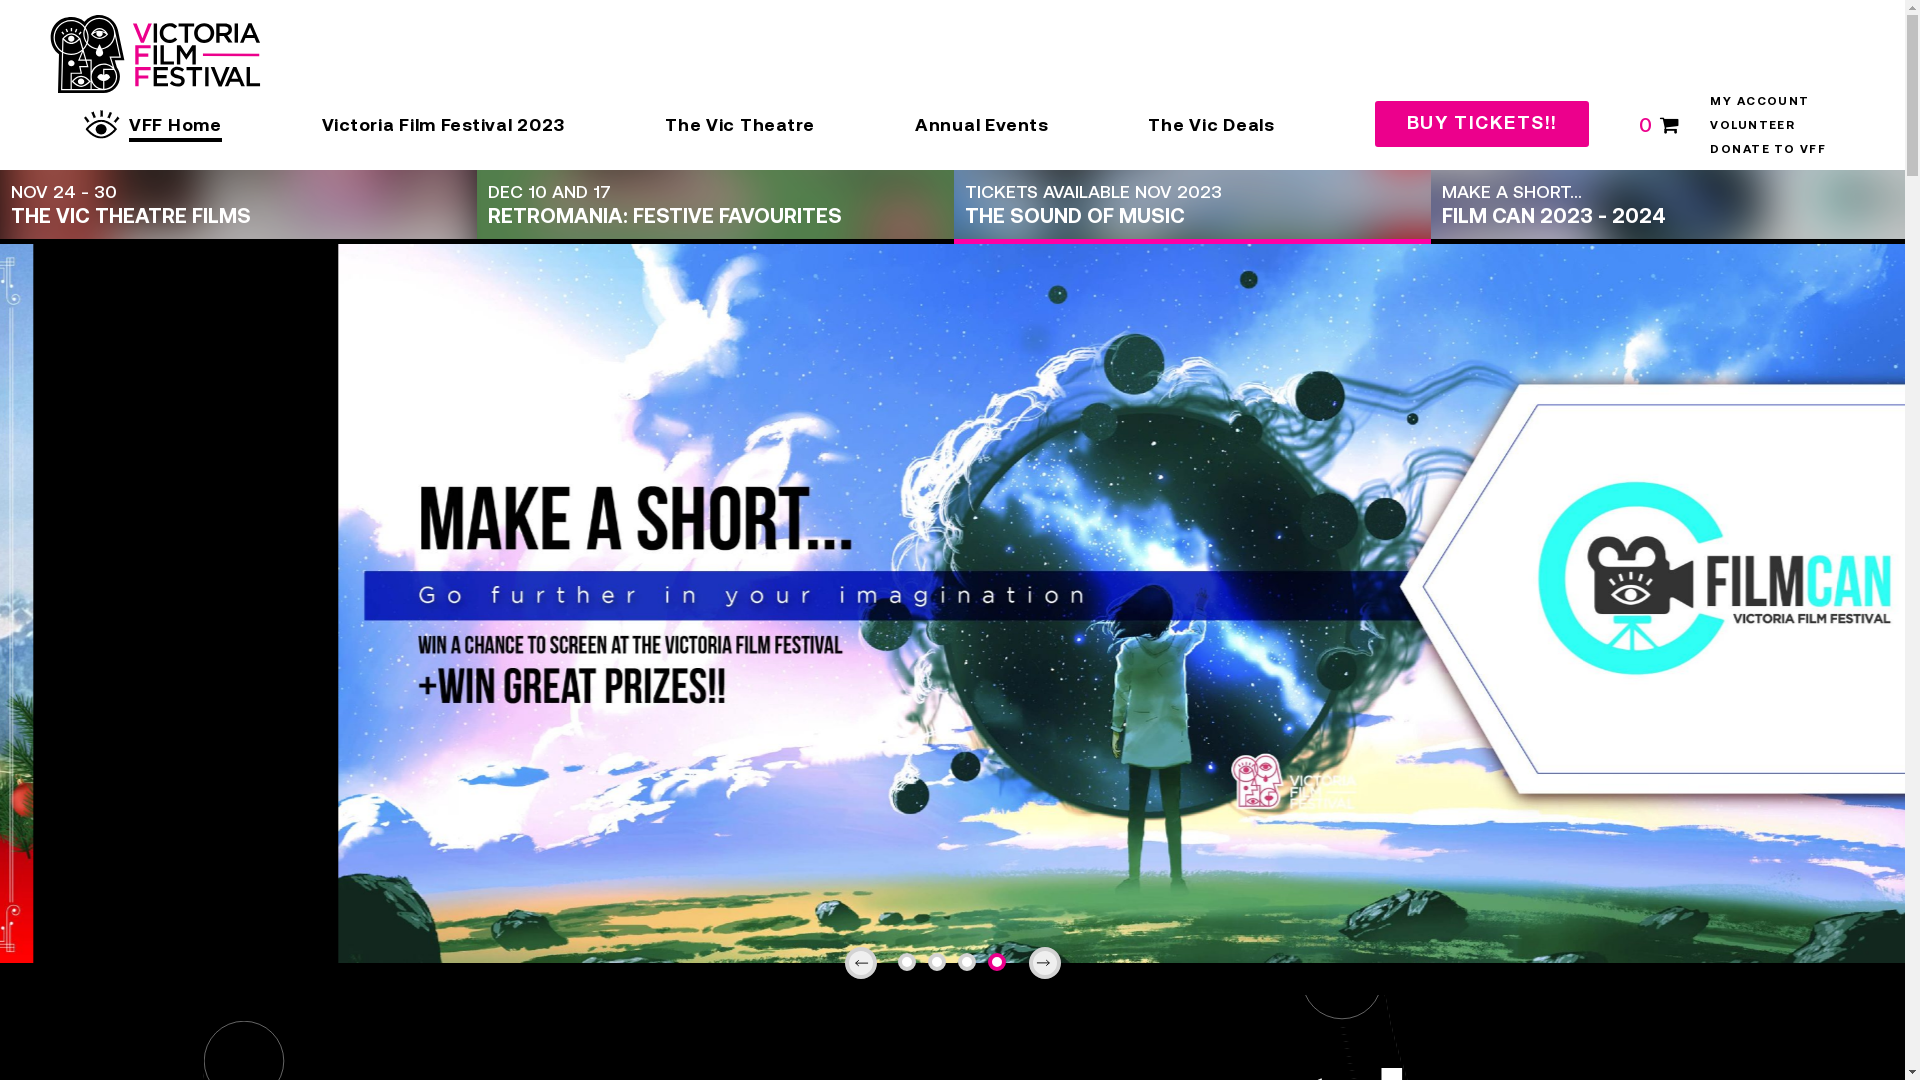  What do you see at coordinates (998, 962) in the screenshot?
I see `'4'` at bounding box center [998, 962].